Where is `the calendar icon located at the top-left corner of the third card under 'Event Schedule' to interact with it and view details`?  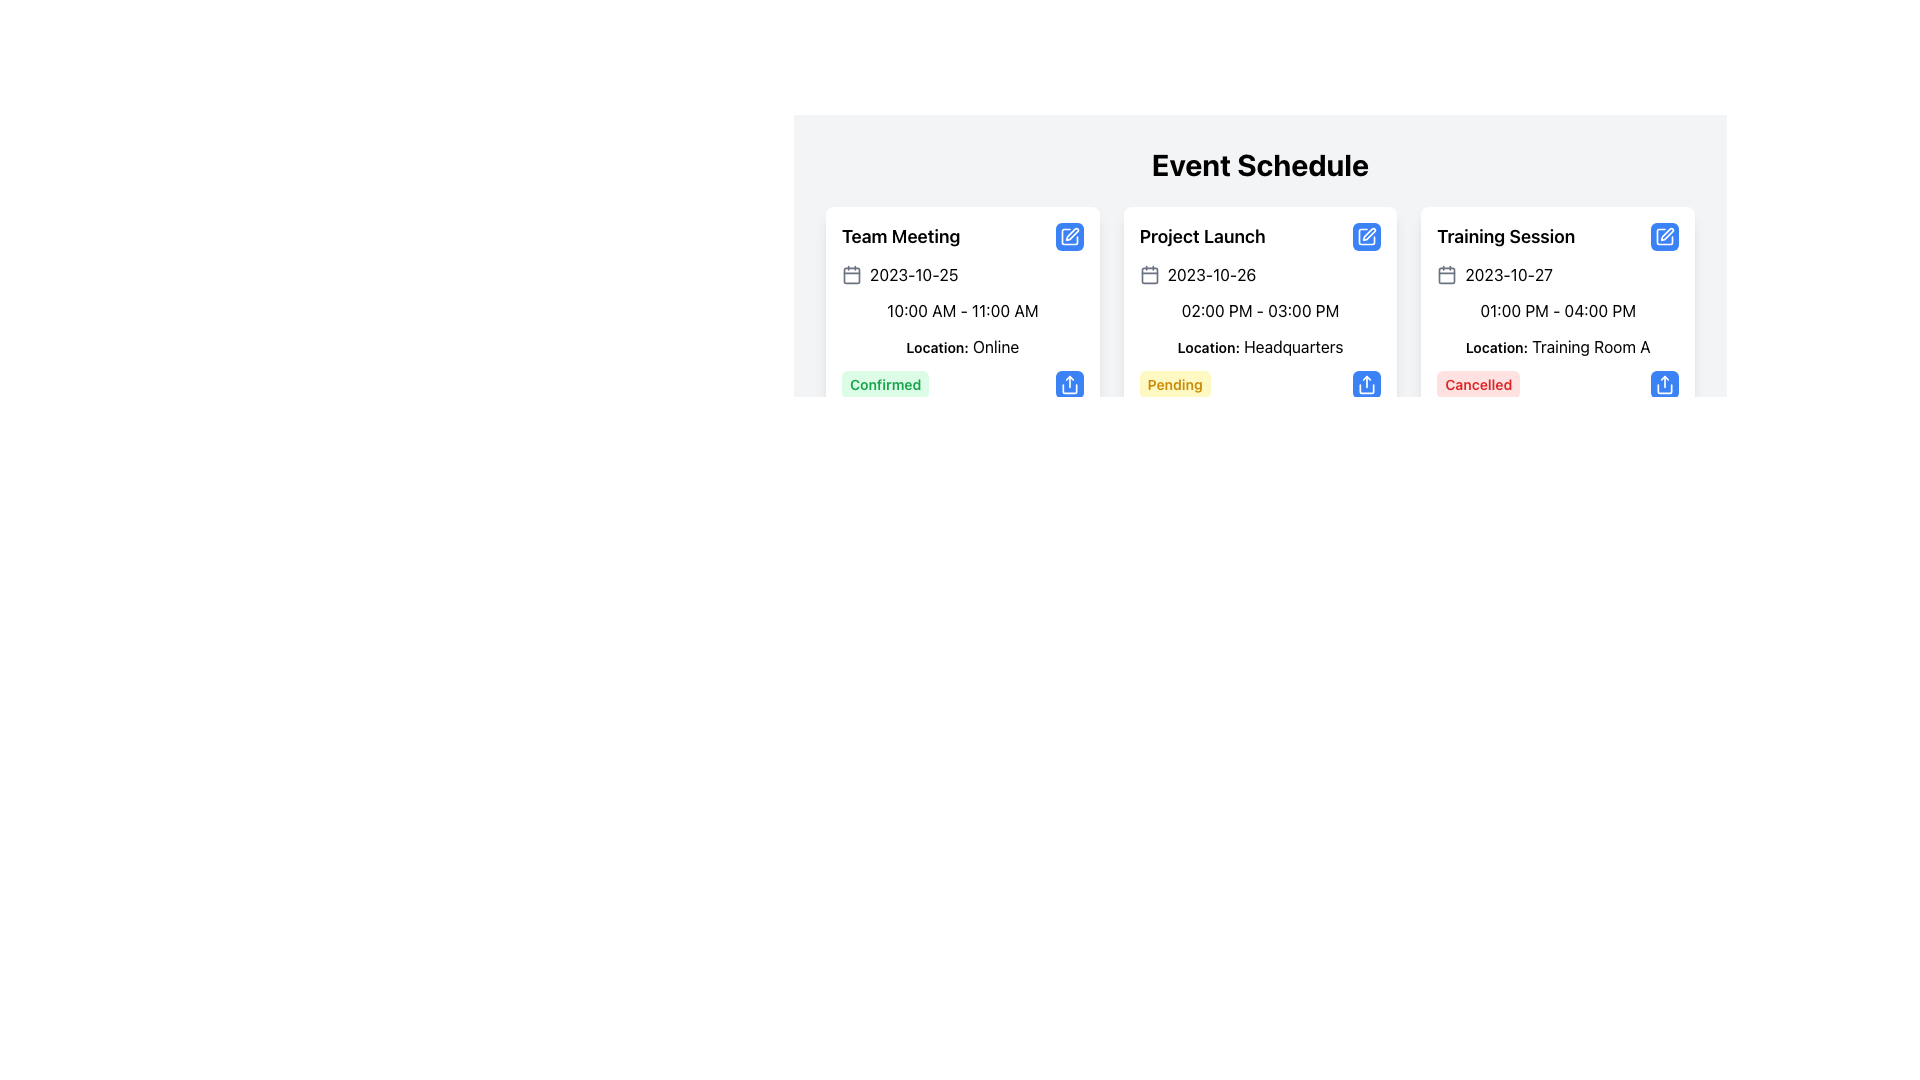 the calendar icon located at the top-left corner of the third card under 'Event Schedule' to interact with it and view details is located at coordinates (1447, 274).